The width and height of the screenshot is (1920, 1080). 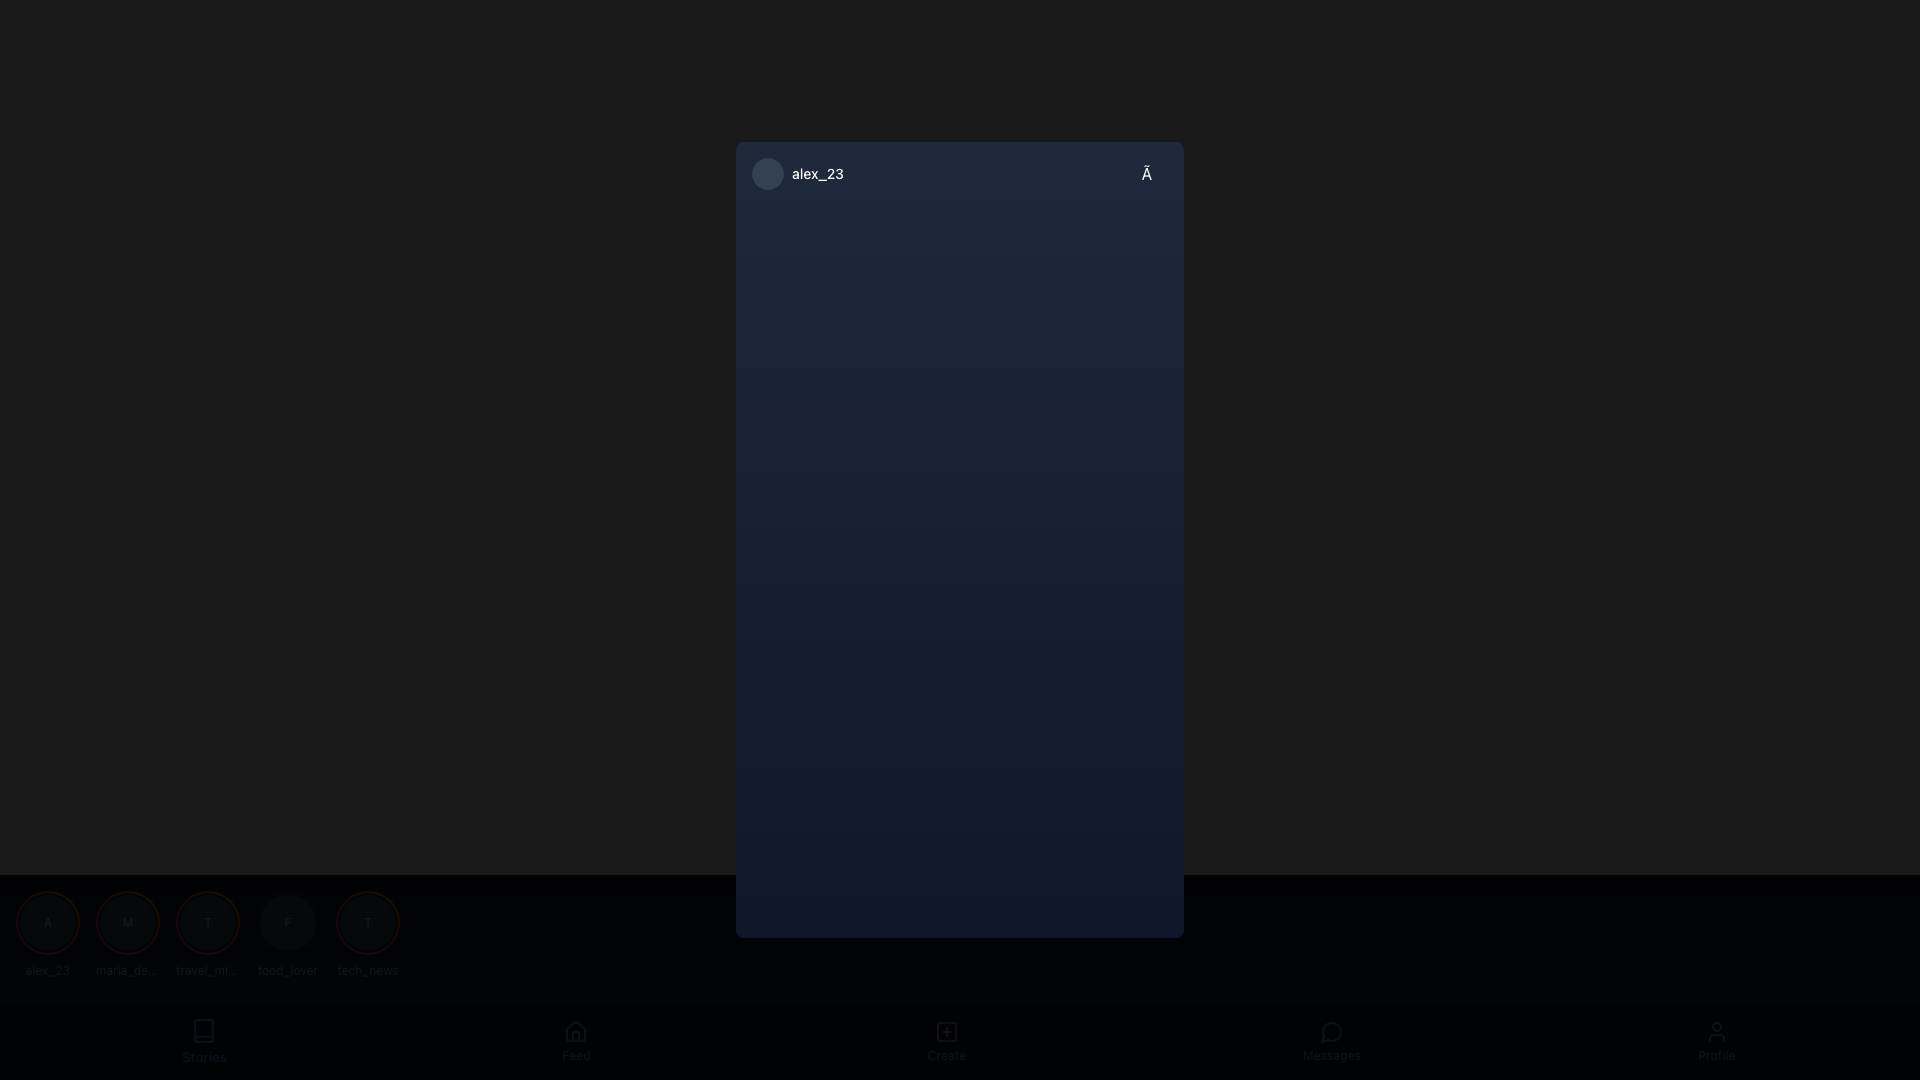 I want to click on the close button represented by a white '×' symbol on a dark background, located in the upper-right corner next to the username 'alex_23', so click(x=1154, y=172).